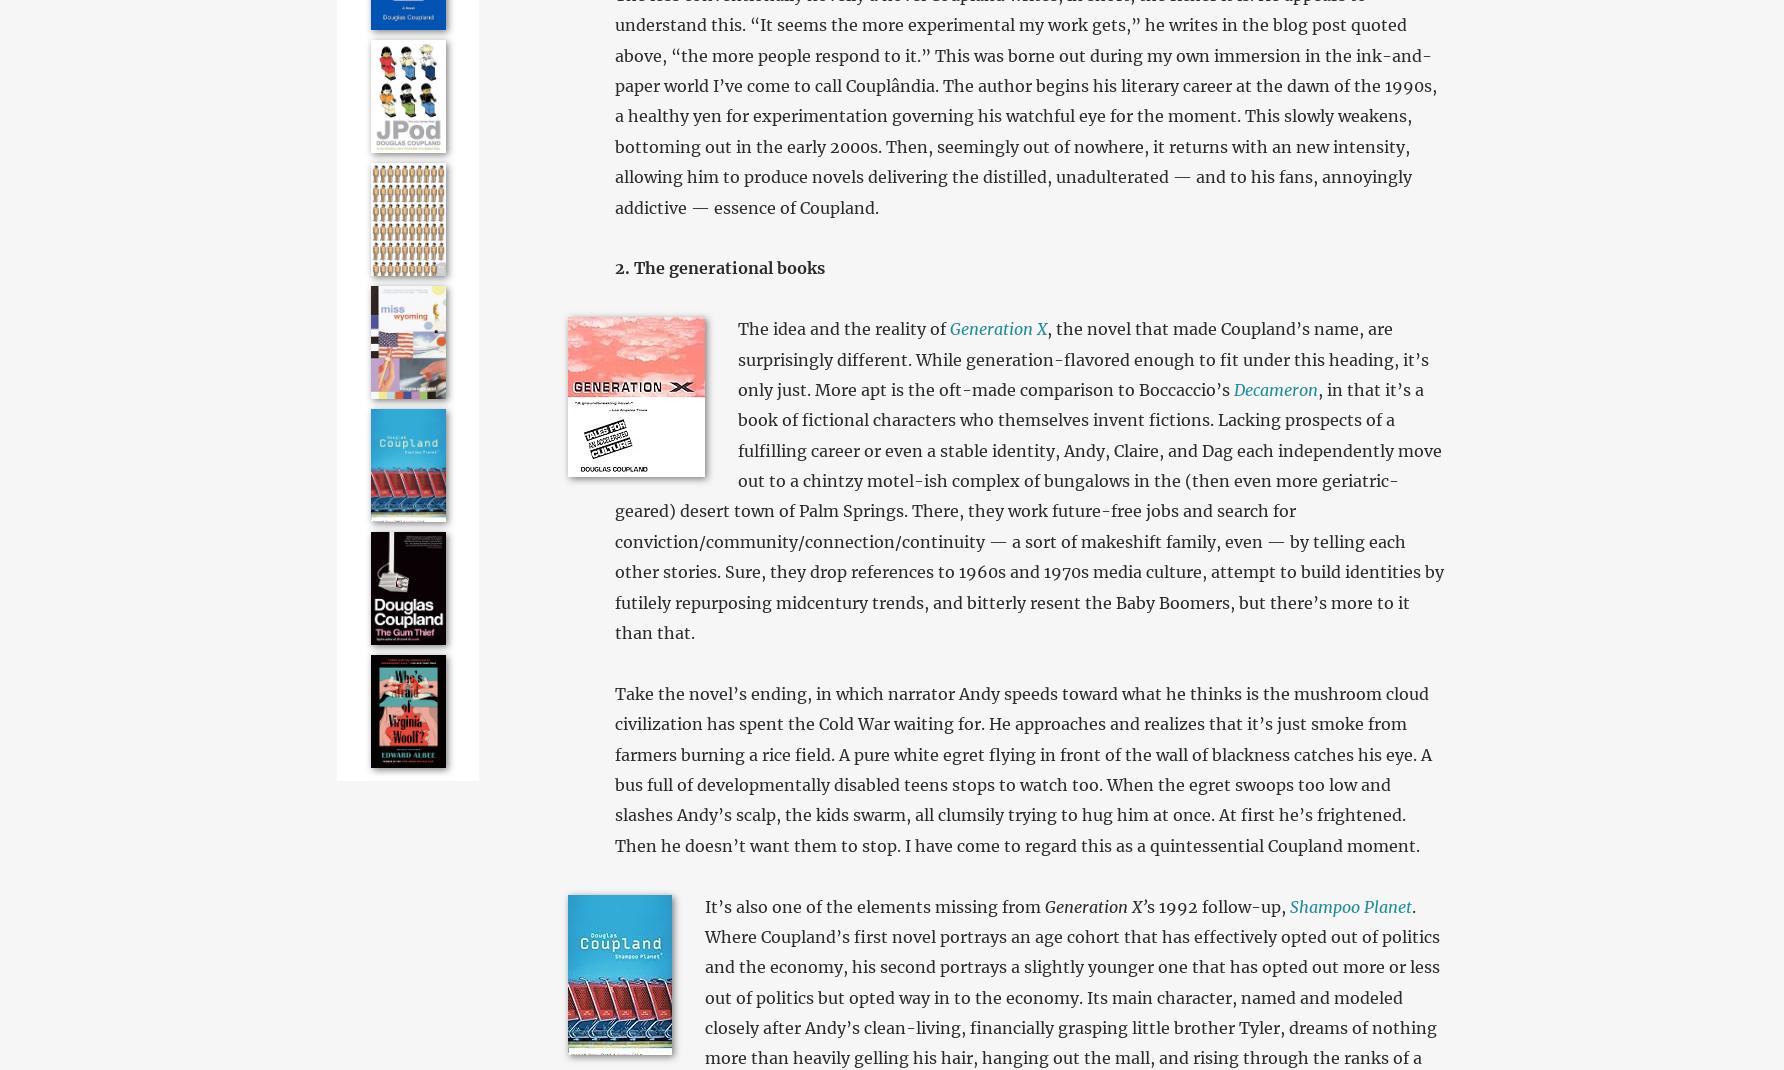  Describe the element at coordinates (718, 268) in the screenshot. I see `'2. The generational books'` at that location.